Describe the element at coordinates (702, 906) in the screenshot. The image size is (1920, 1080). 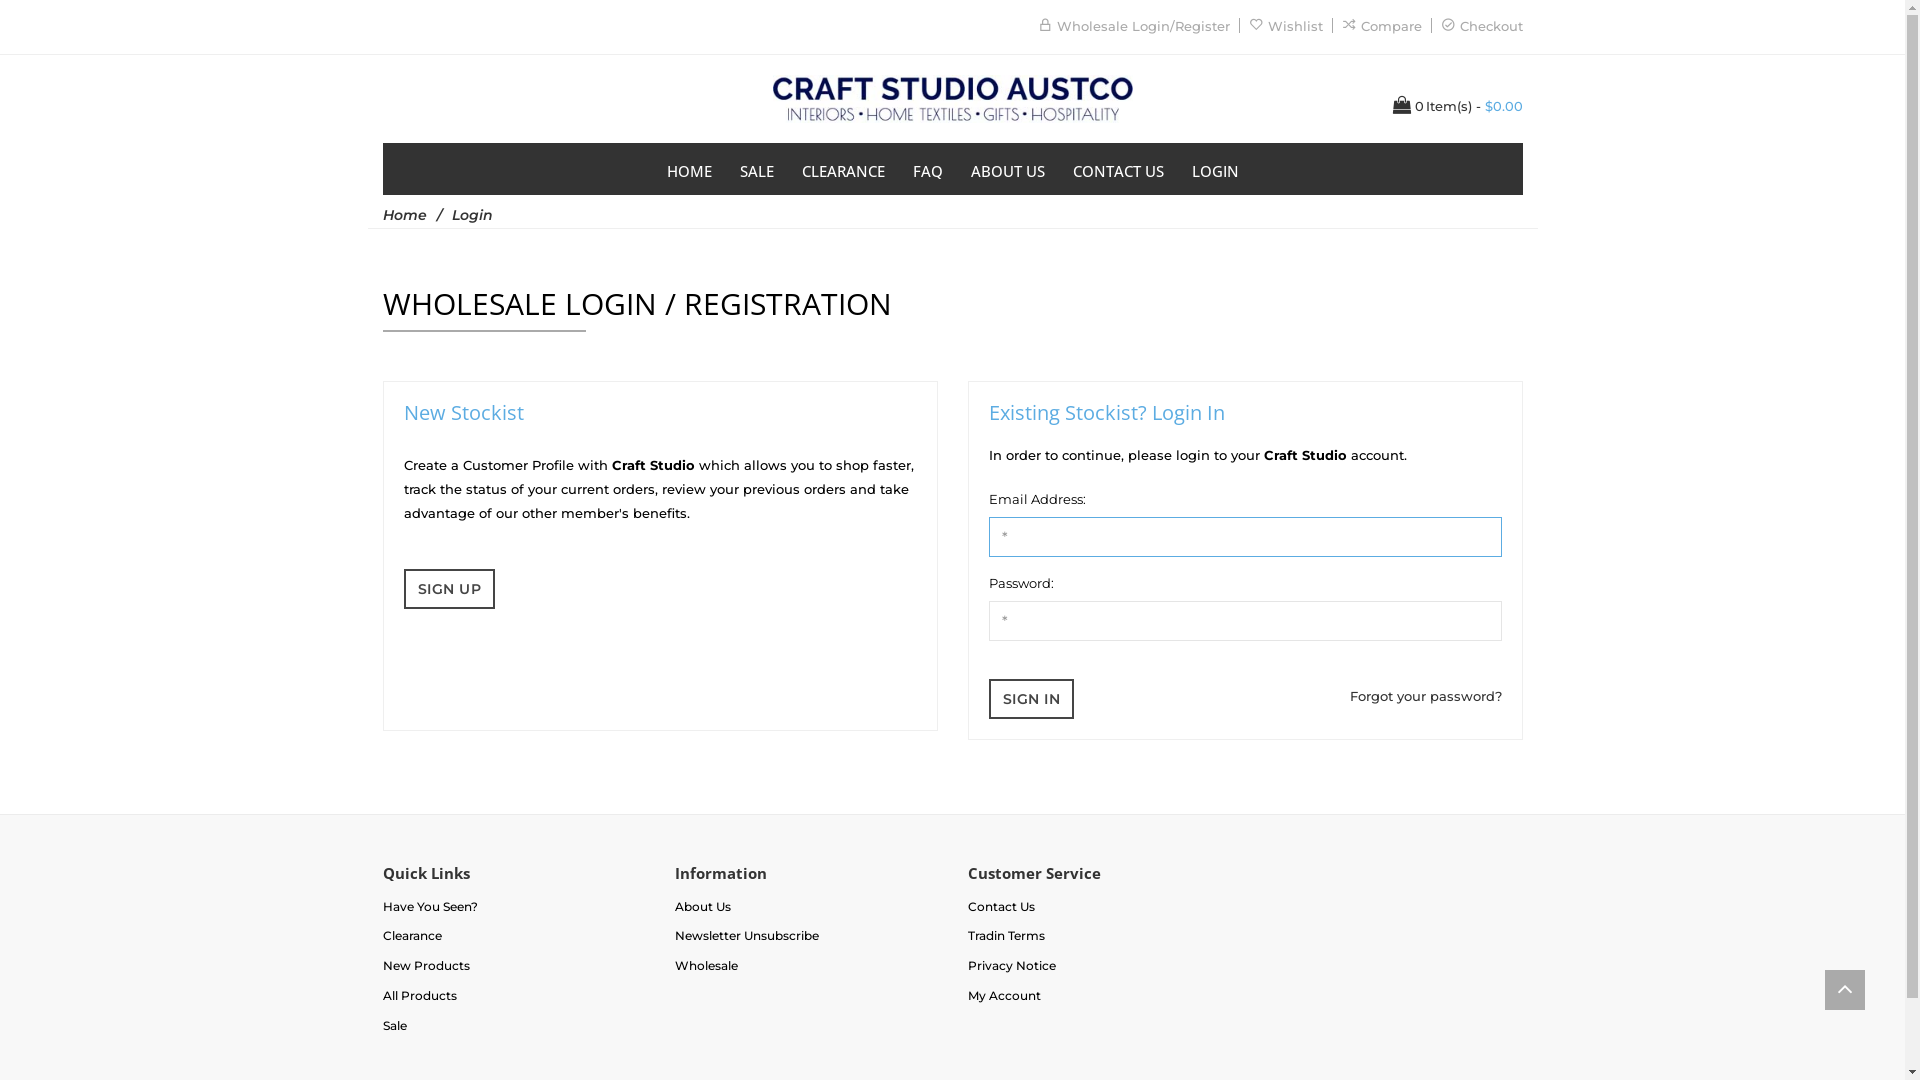
I see `'About Us'` at that location.